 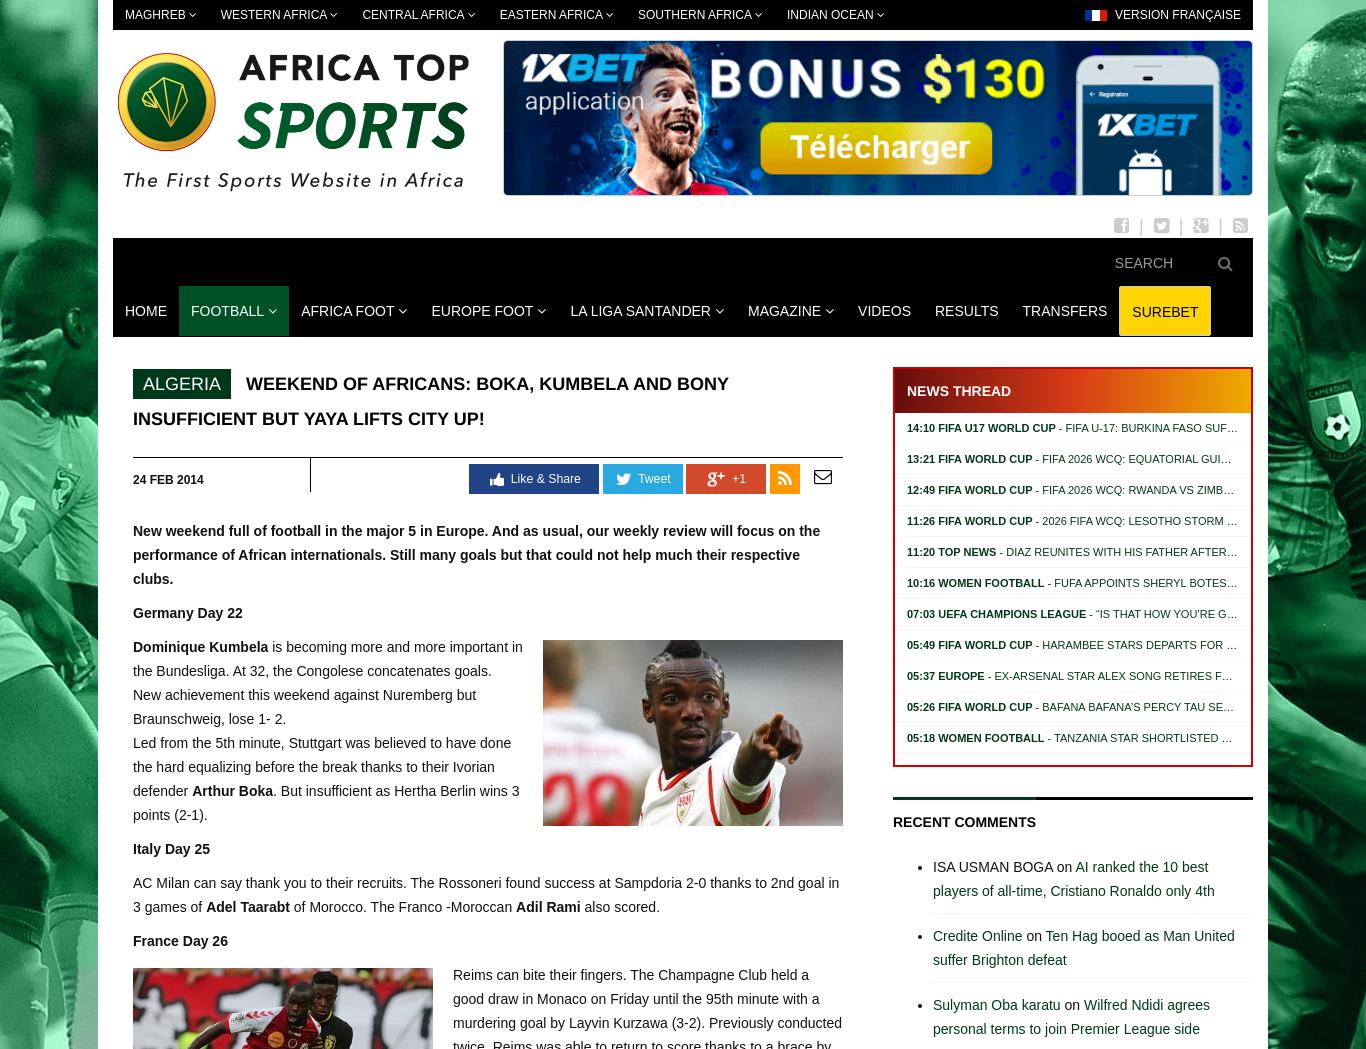 I want to click on 'Transfers', so click(x=1063, y=309).